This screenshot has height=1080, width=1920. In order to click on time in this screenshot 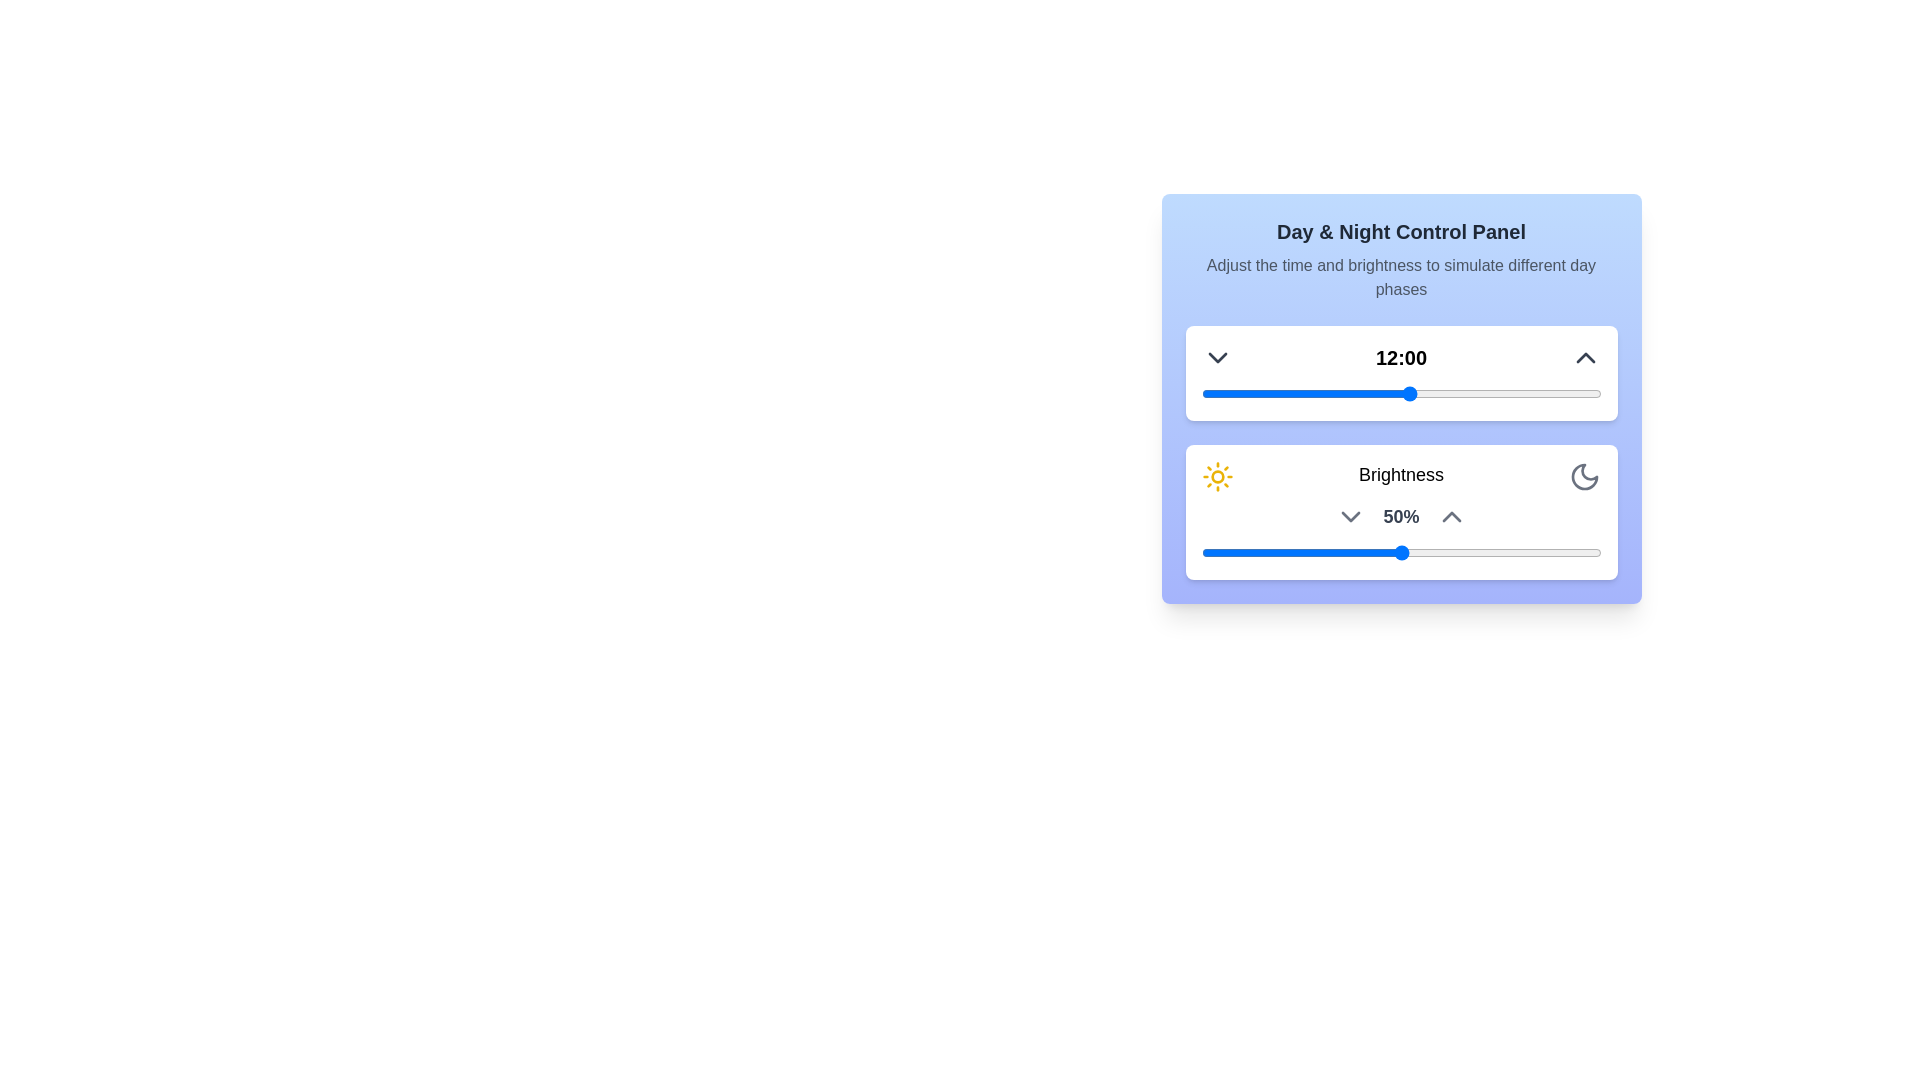, I will do `click(1288, 393)`.